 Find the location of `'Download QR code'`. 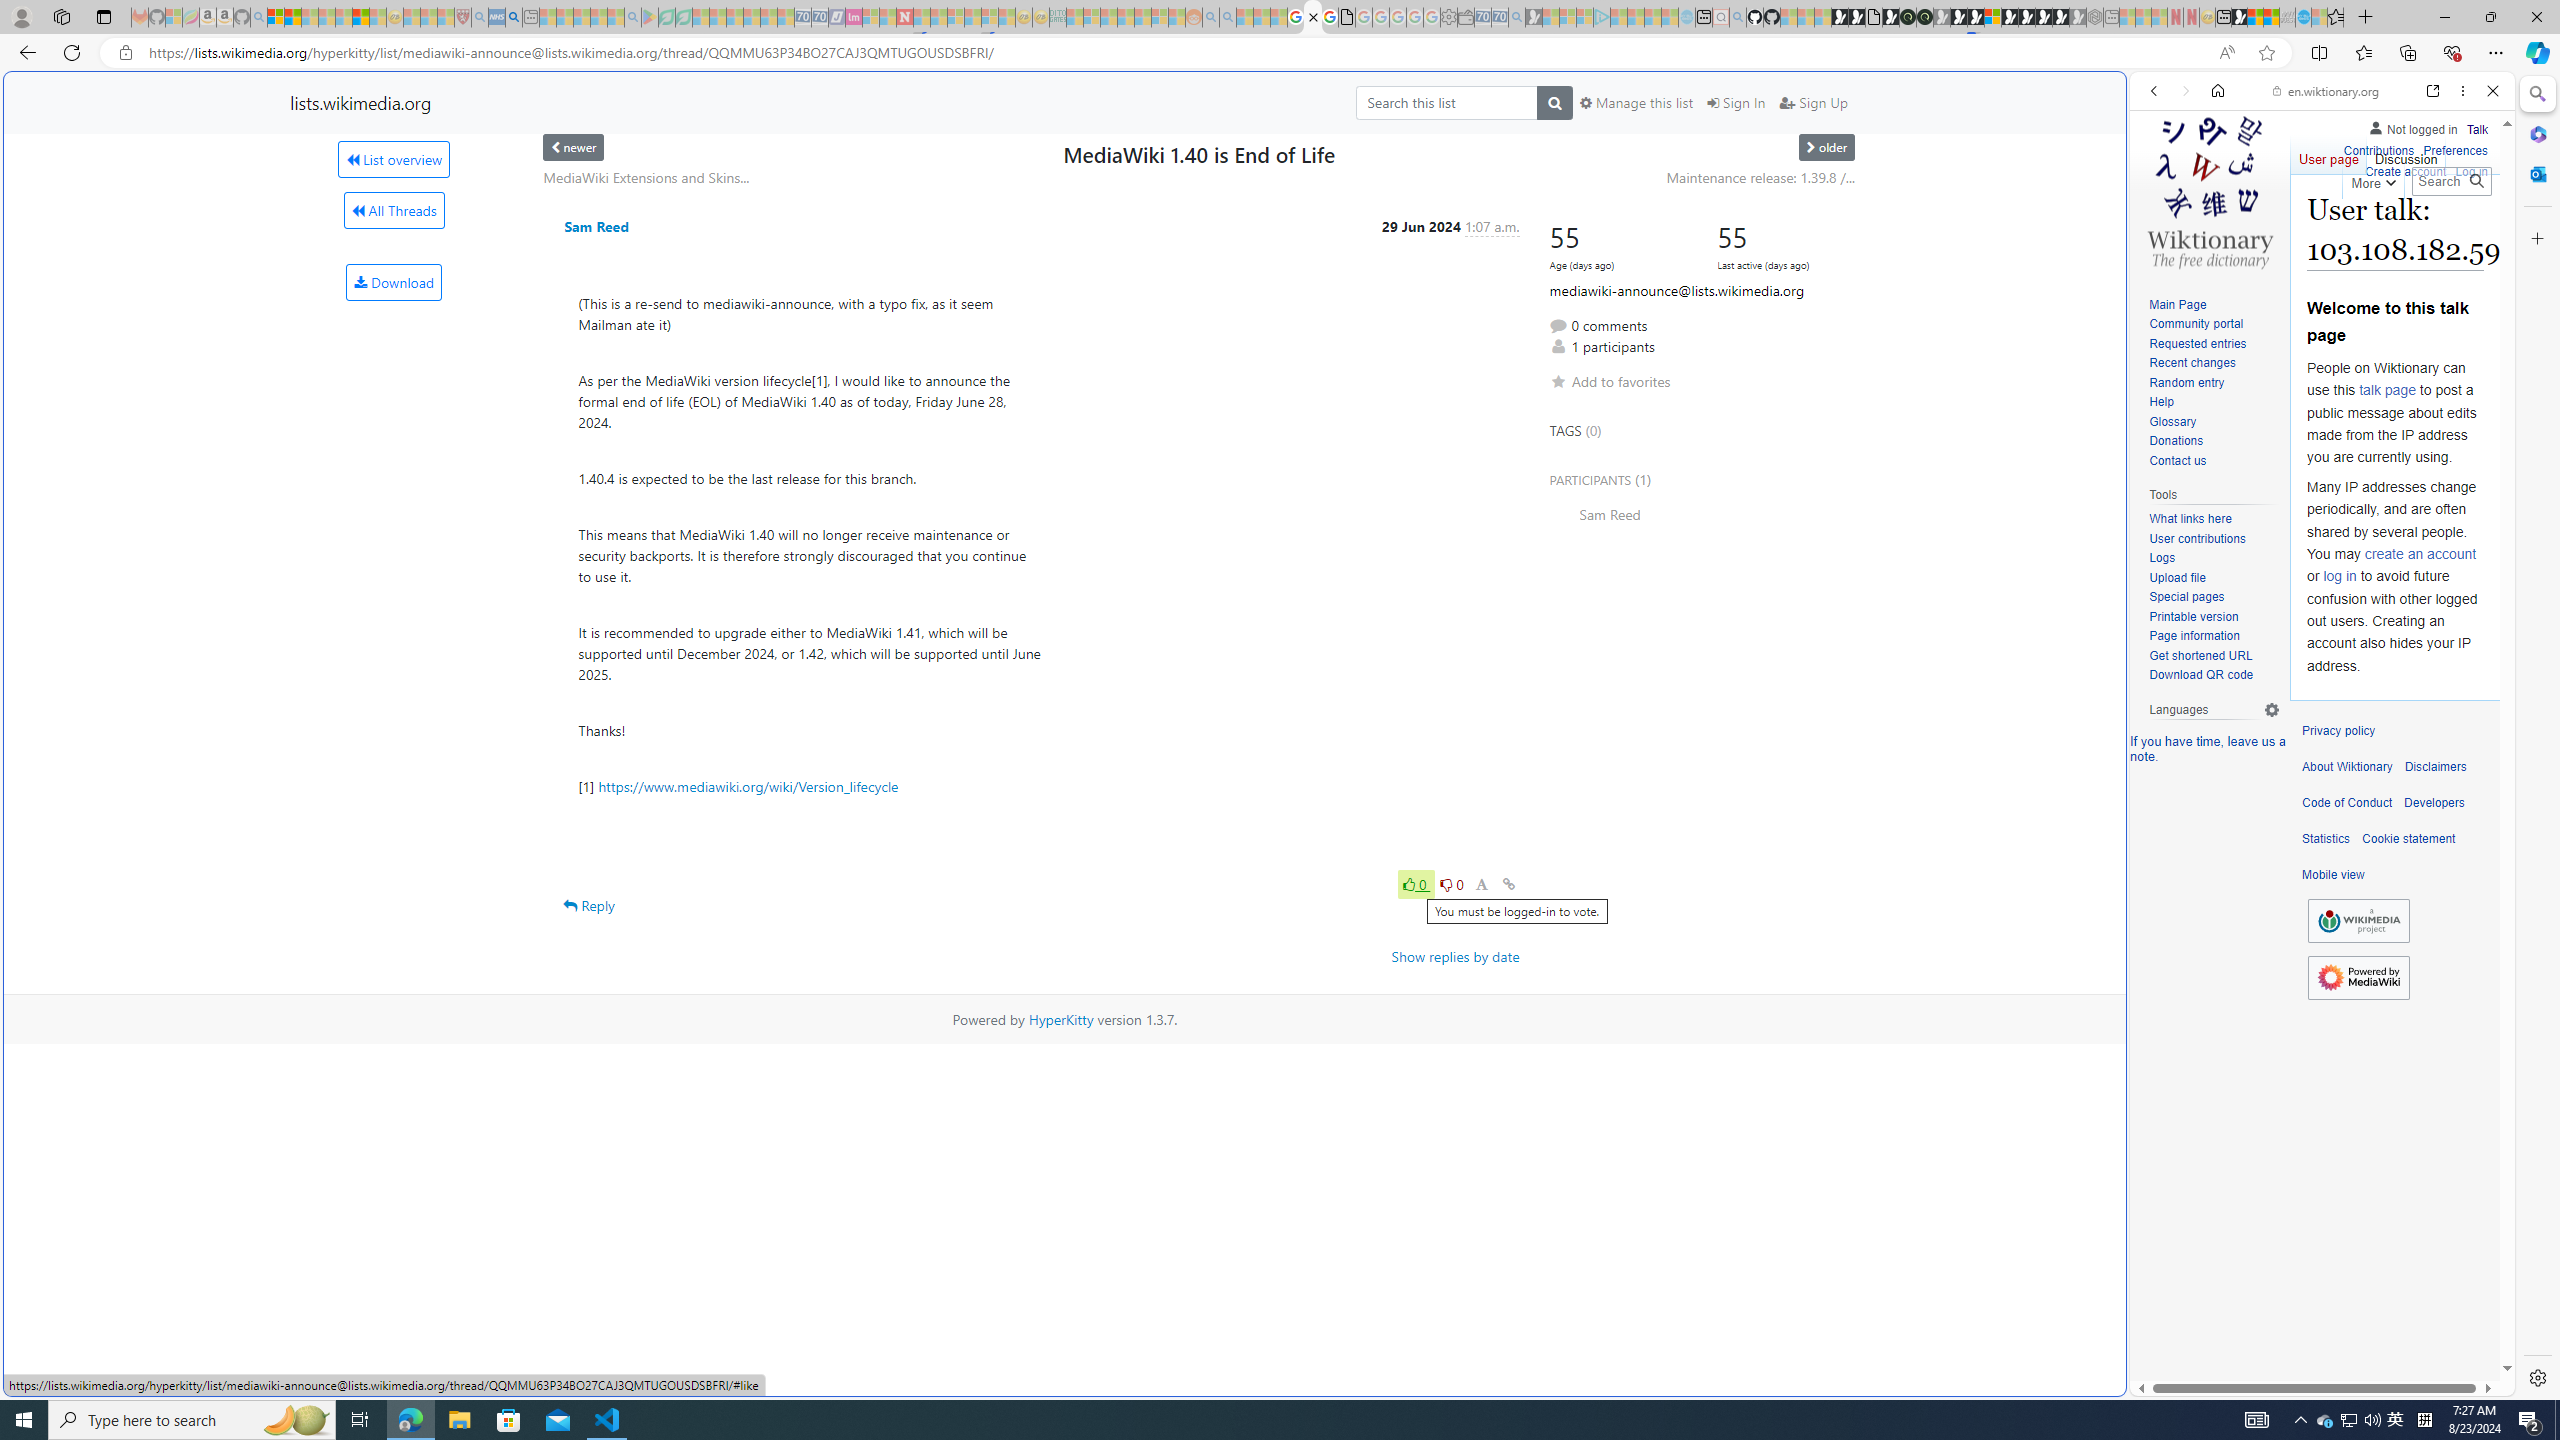

'Download QR code' is located at coordinates (2213, 674).